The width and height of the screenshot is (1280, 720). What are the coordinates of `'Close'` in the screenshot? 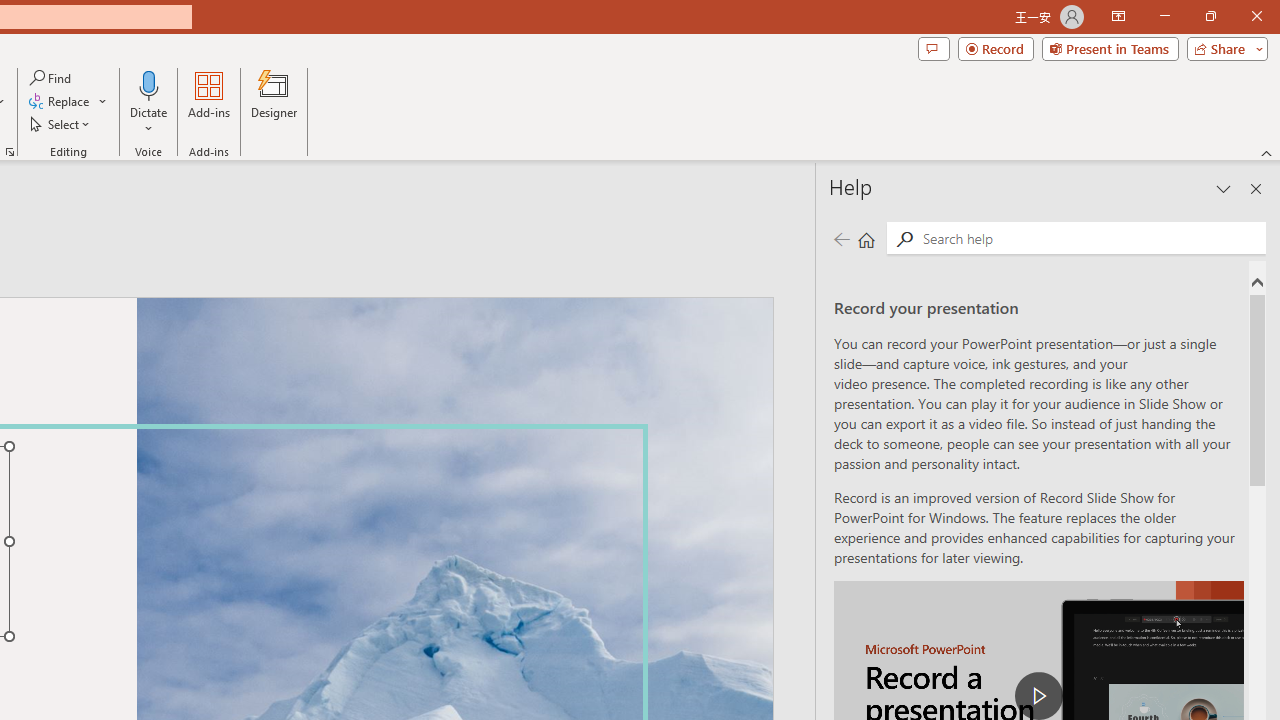 It's located at (1255, 16).